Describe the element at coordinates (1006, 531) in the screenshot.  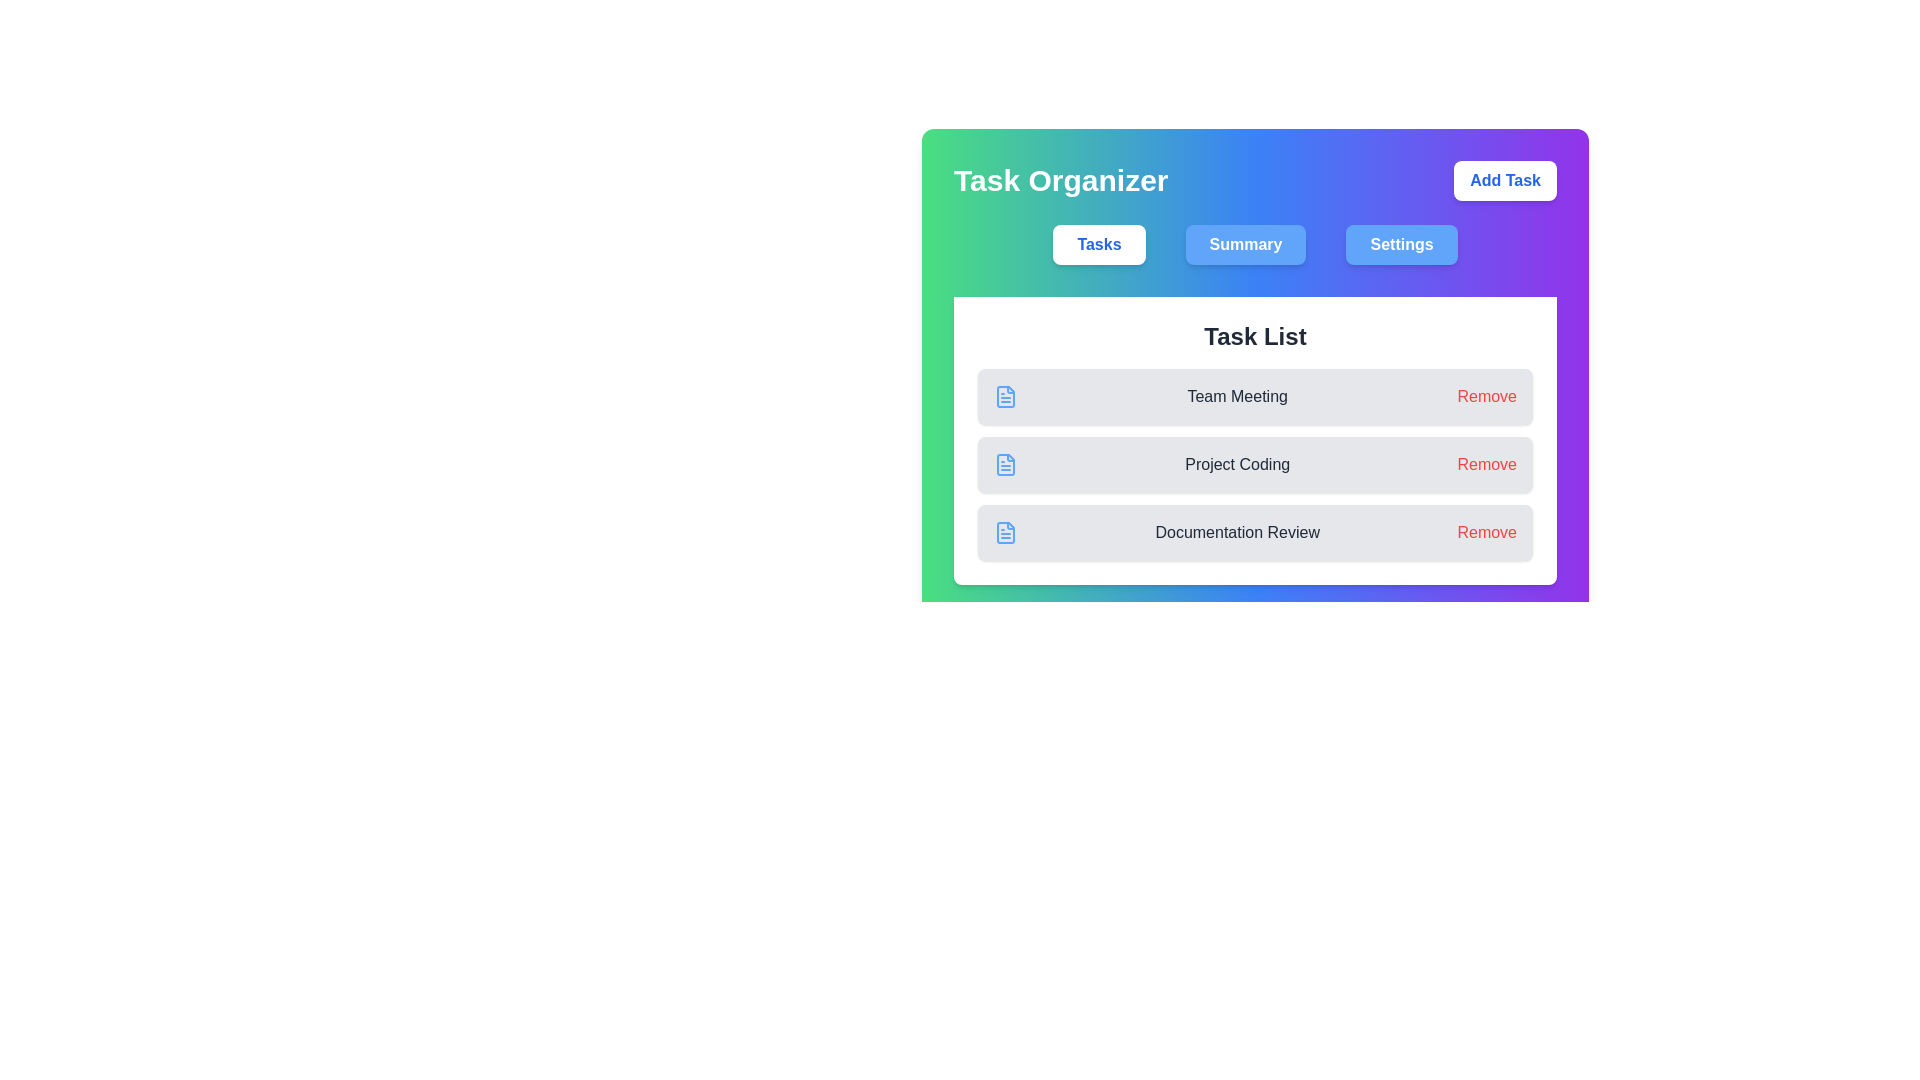
I see `the small blue document-shaped icon located to the left of the 'Documentation Review' text in the task list` at that location.